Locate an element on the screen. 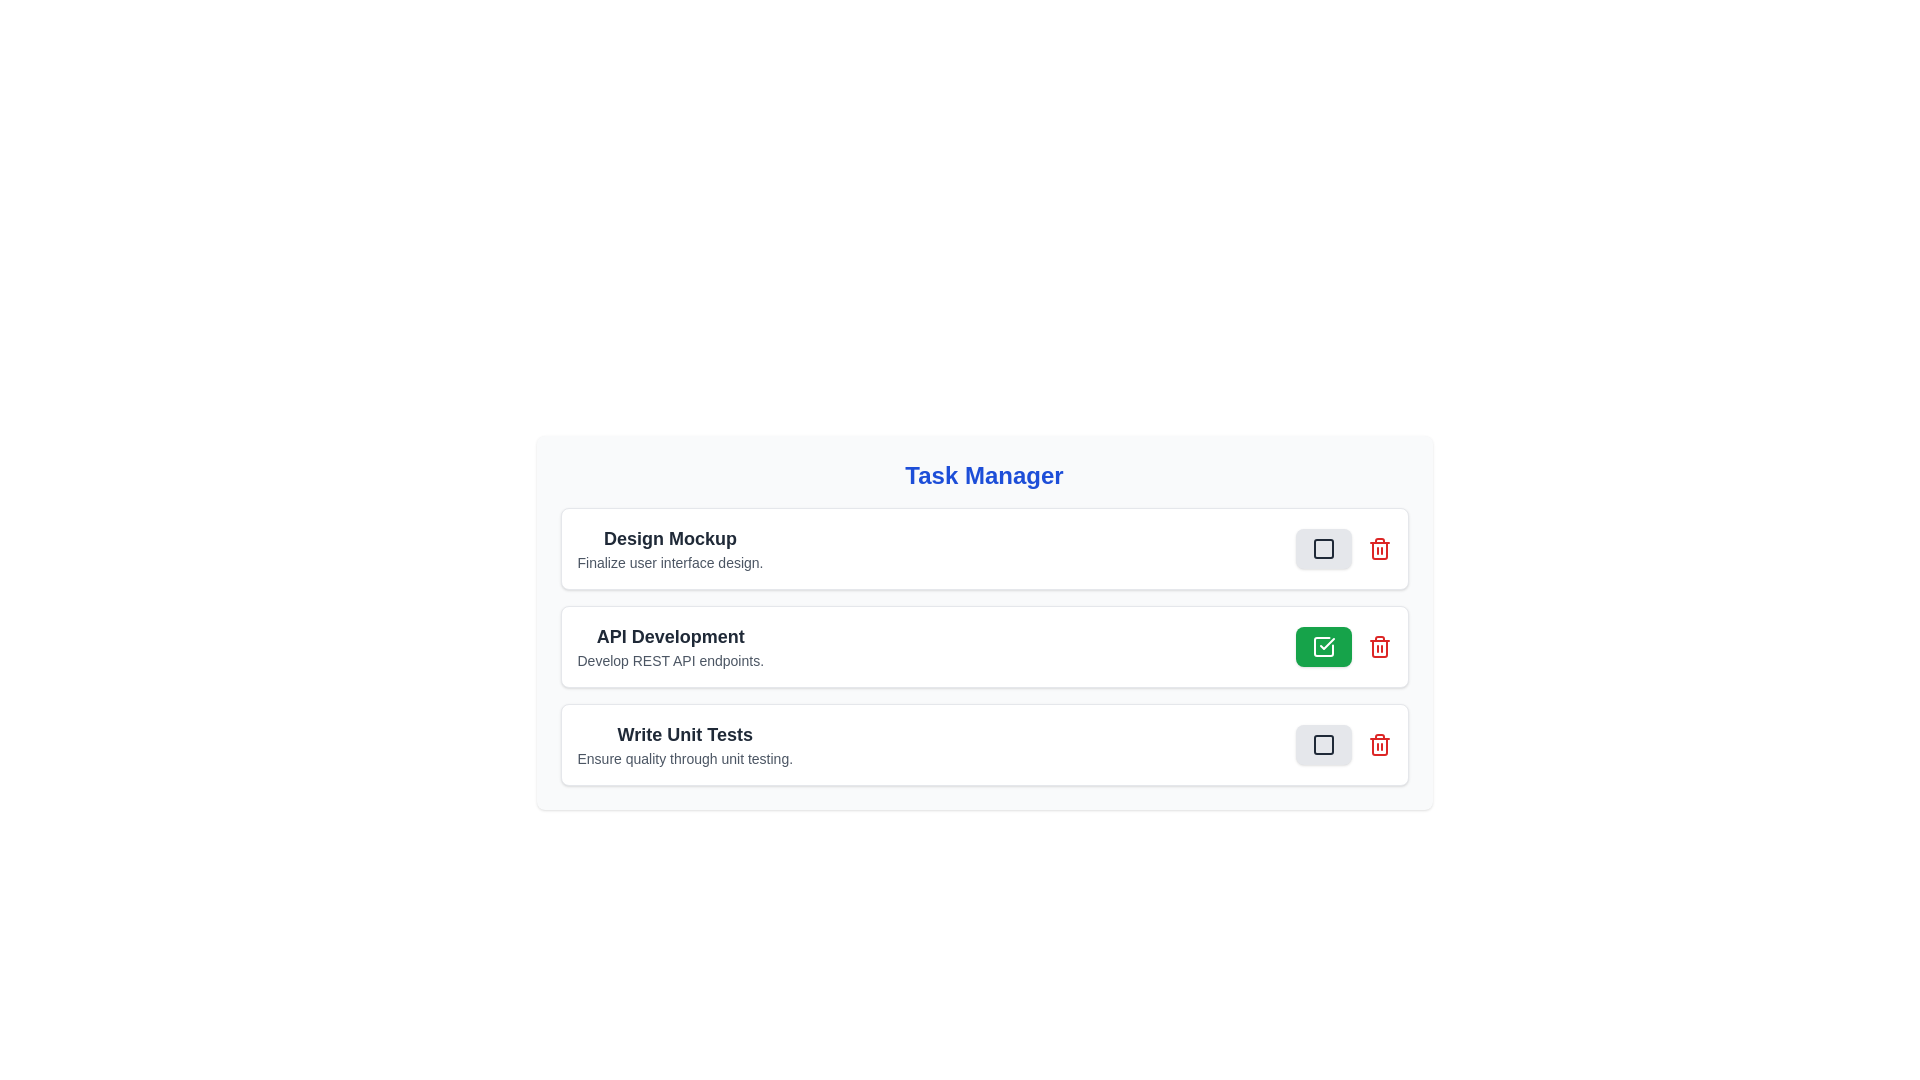  the square icon with rounded corners and a thin outline located in the right section of the last task row titled 'Write Unit Tests' is located at coordinates (1323, 744).